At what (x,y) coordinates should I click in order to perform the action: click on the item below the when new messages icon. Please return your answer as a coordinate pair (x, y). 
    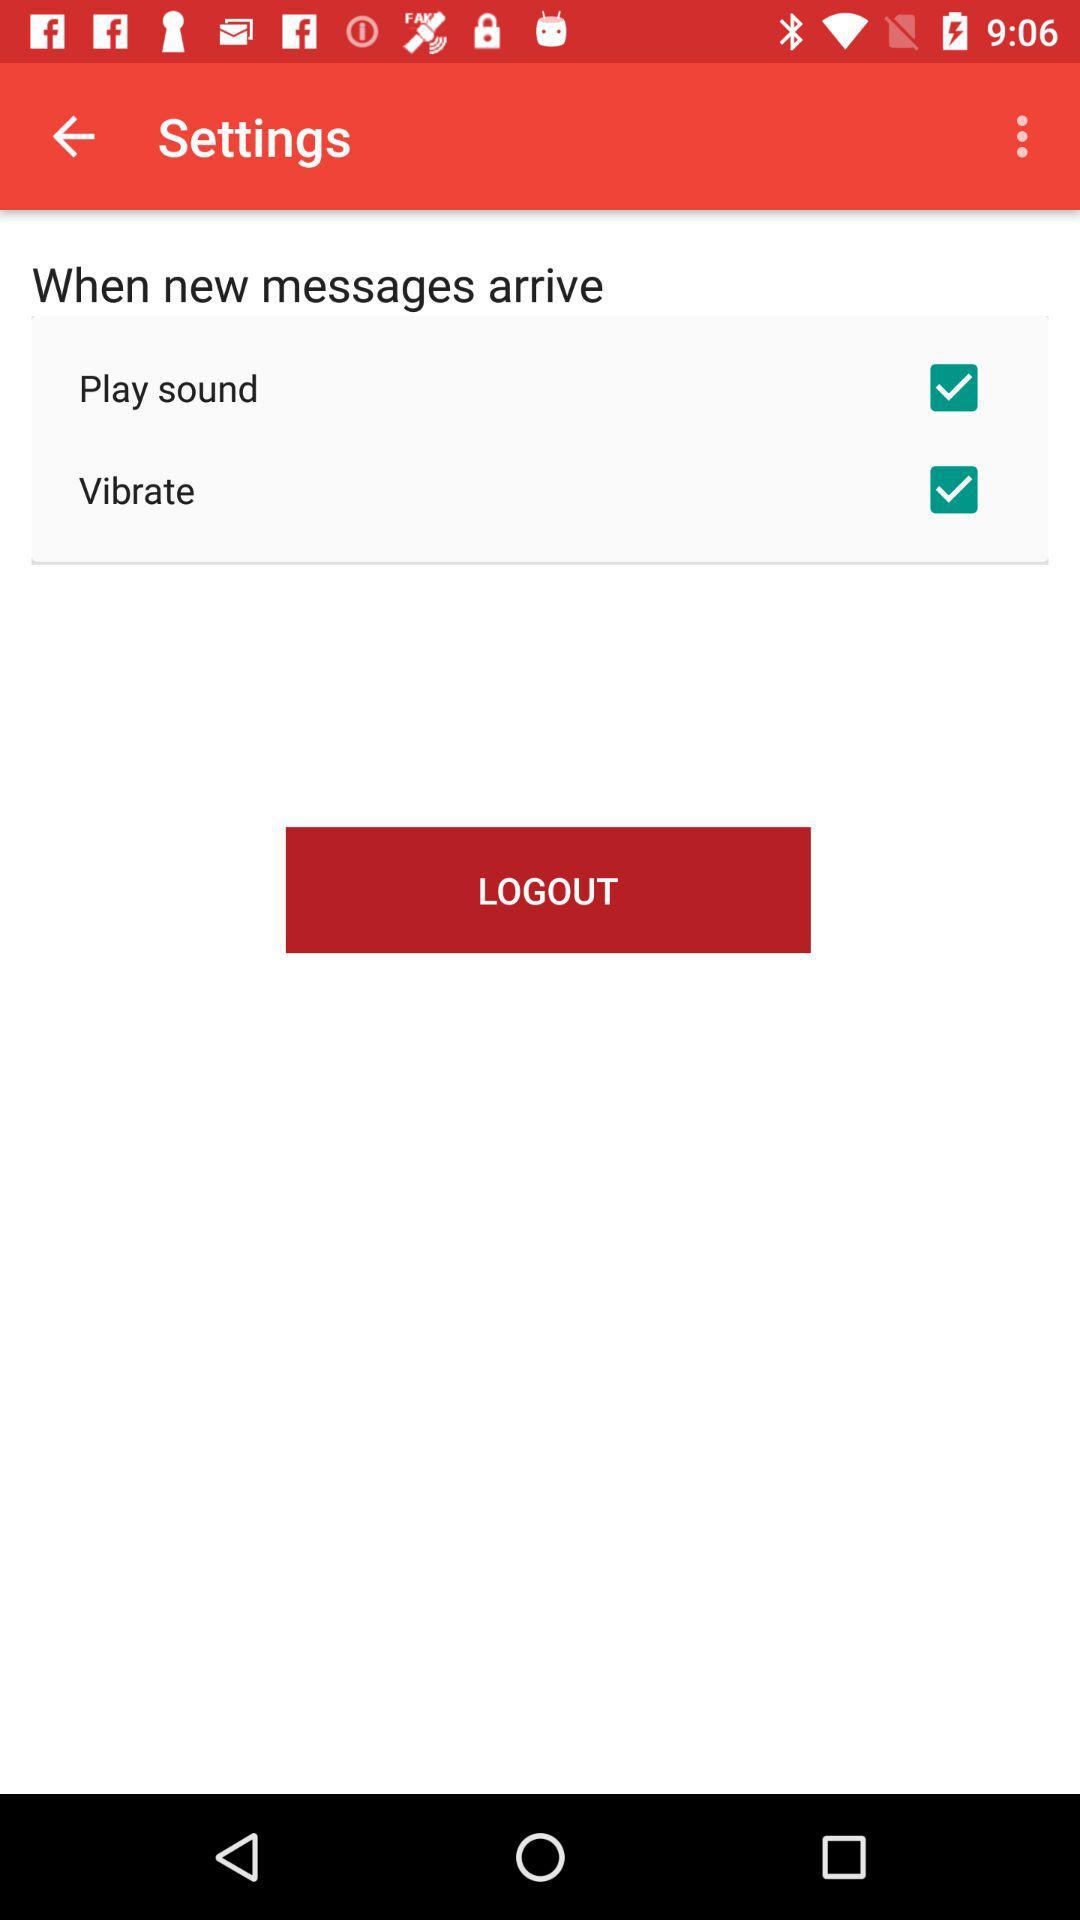
    Looking at the image, I should click on (540, 387).